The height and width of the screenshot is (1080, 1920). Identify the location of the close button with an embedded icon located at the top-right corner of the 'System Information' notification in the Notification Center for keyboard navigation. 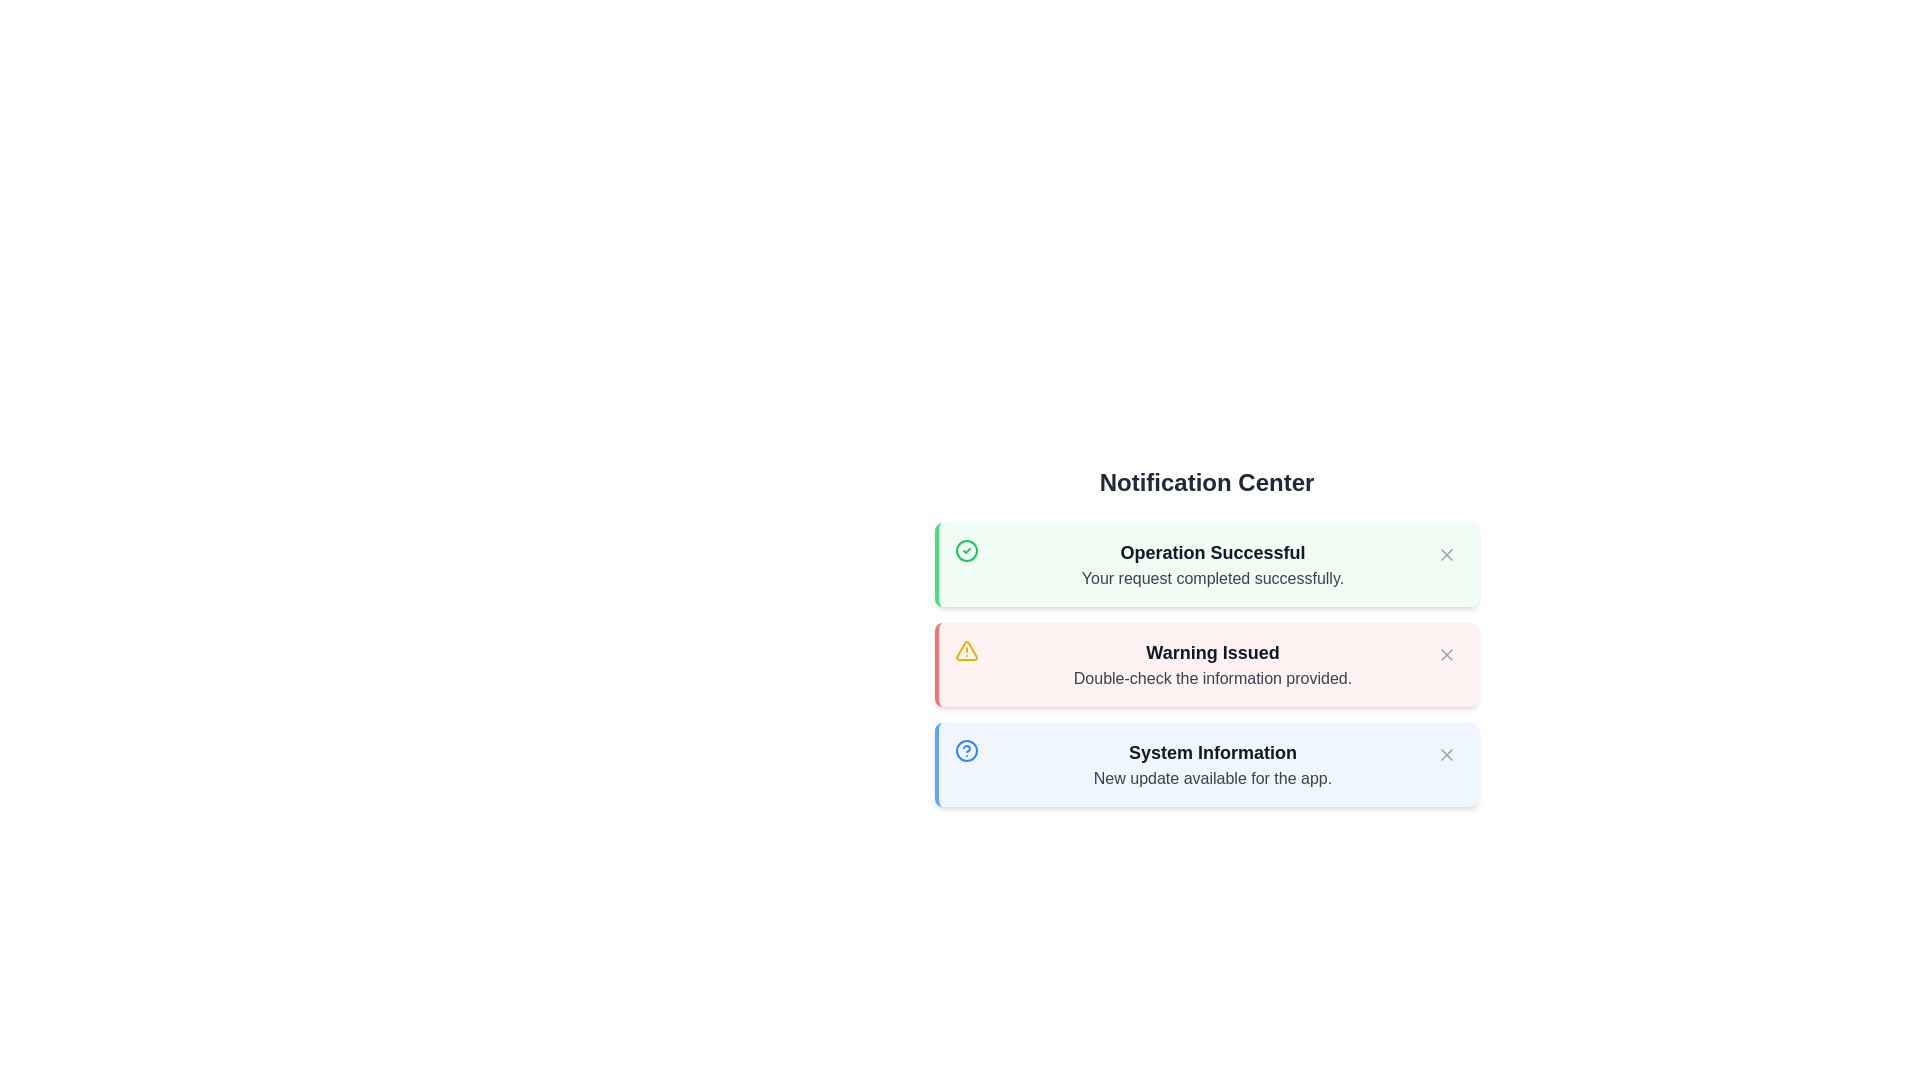
(1446, 755).